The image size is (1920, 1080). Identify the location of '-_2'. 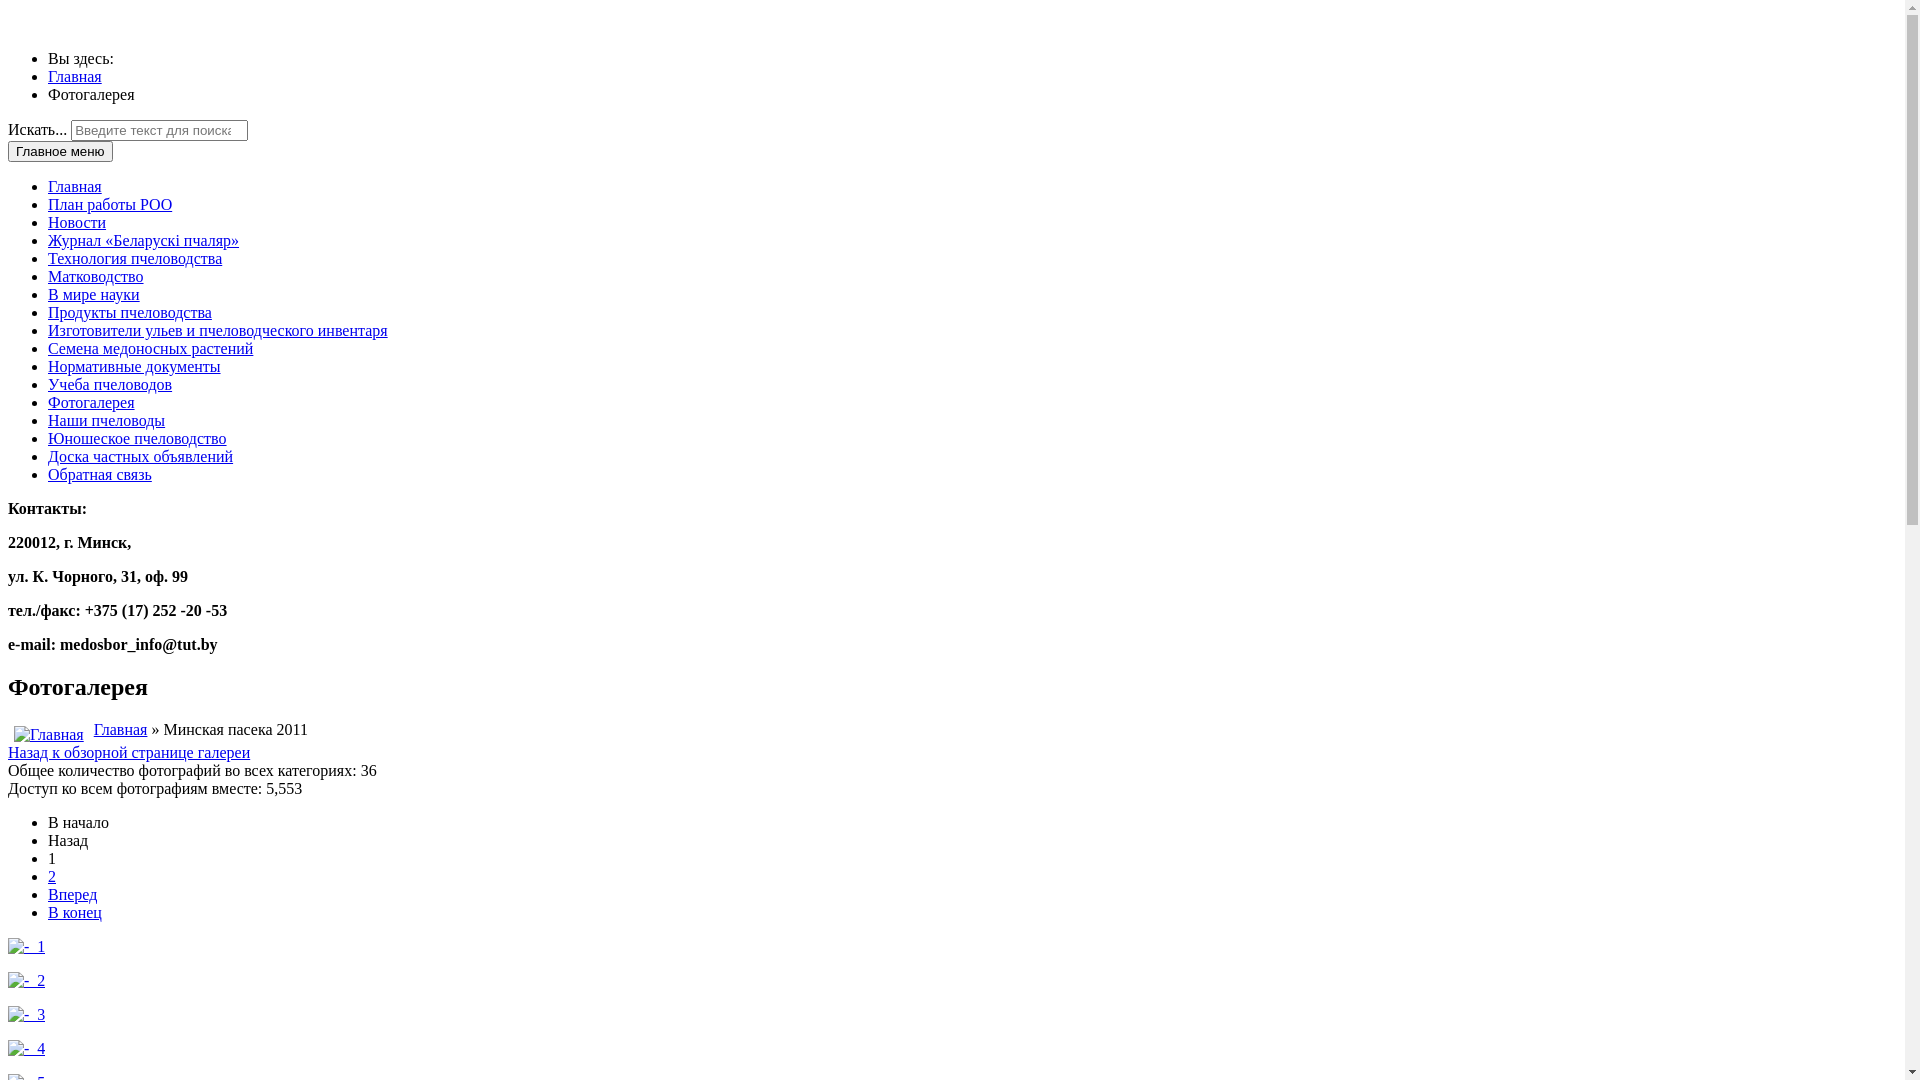
(26, 979).